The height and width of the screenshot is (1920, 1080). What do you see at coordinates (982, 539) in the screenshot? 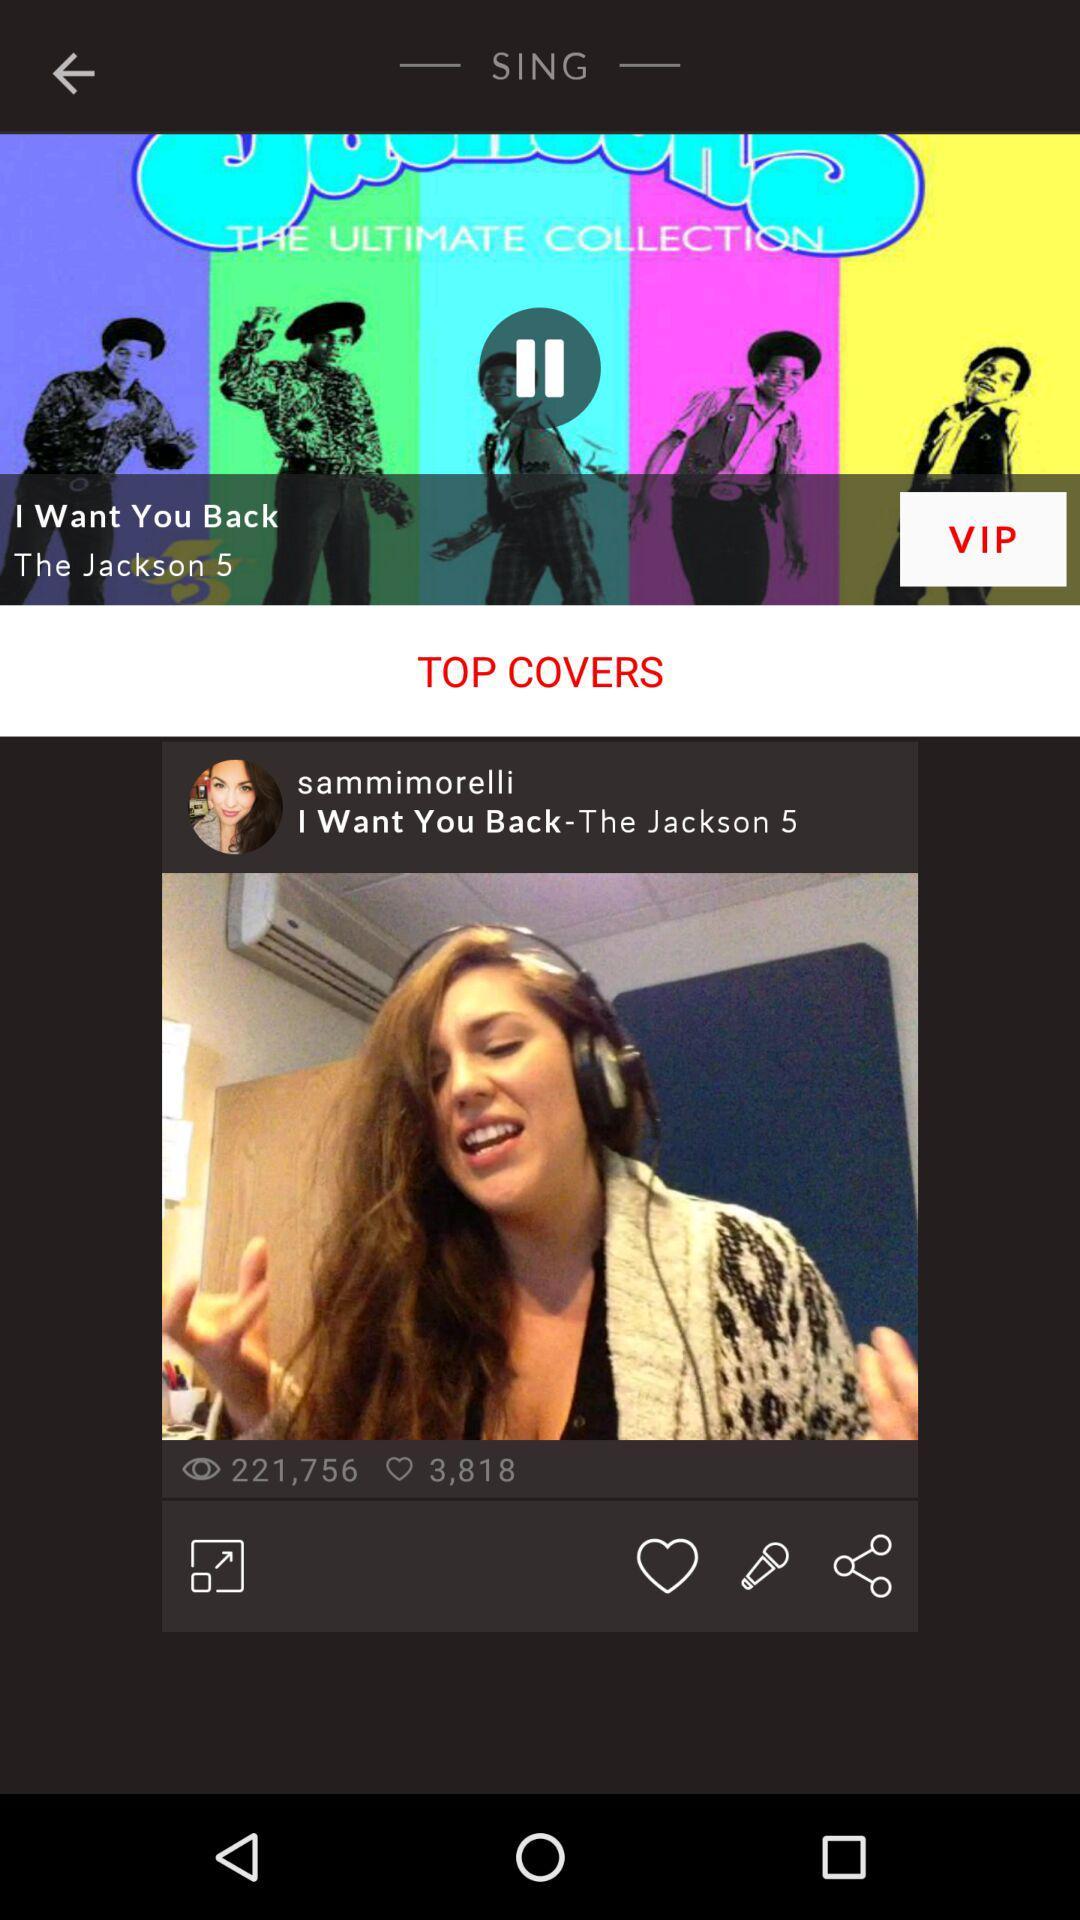
I see `the icon above top covers icon` at bounding box center [982, 539].